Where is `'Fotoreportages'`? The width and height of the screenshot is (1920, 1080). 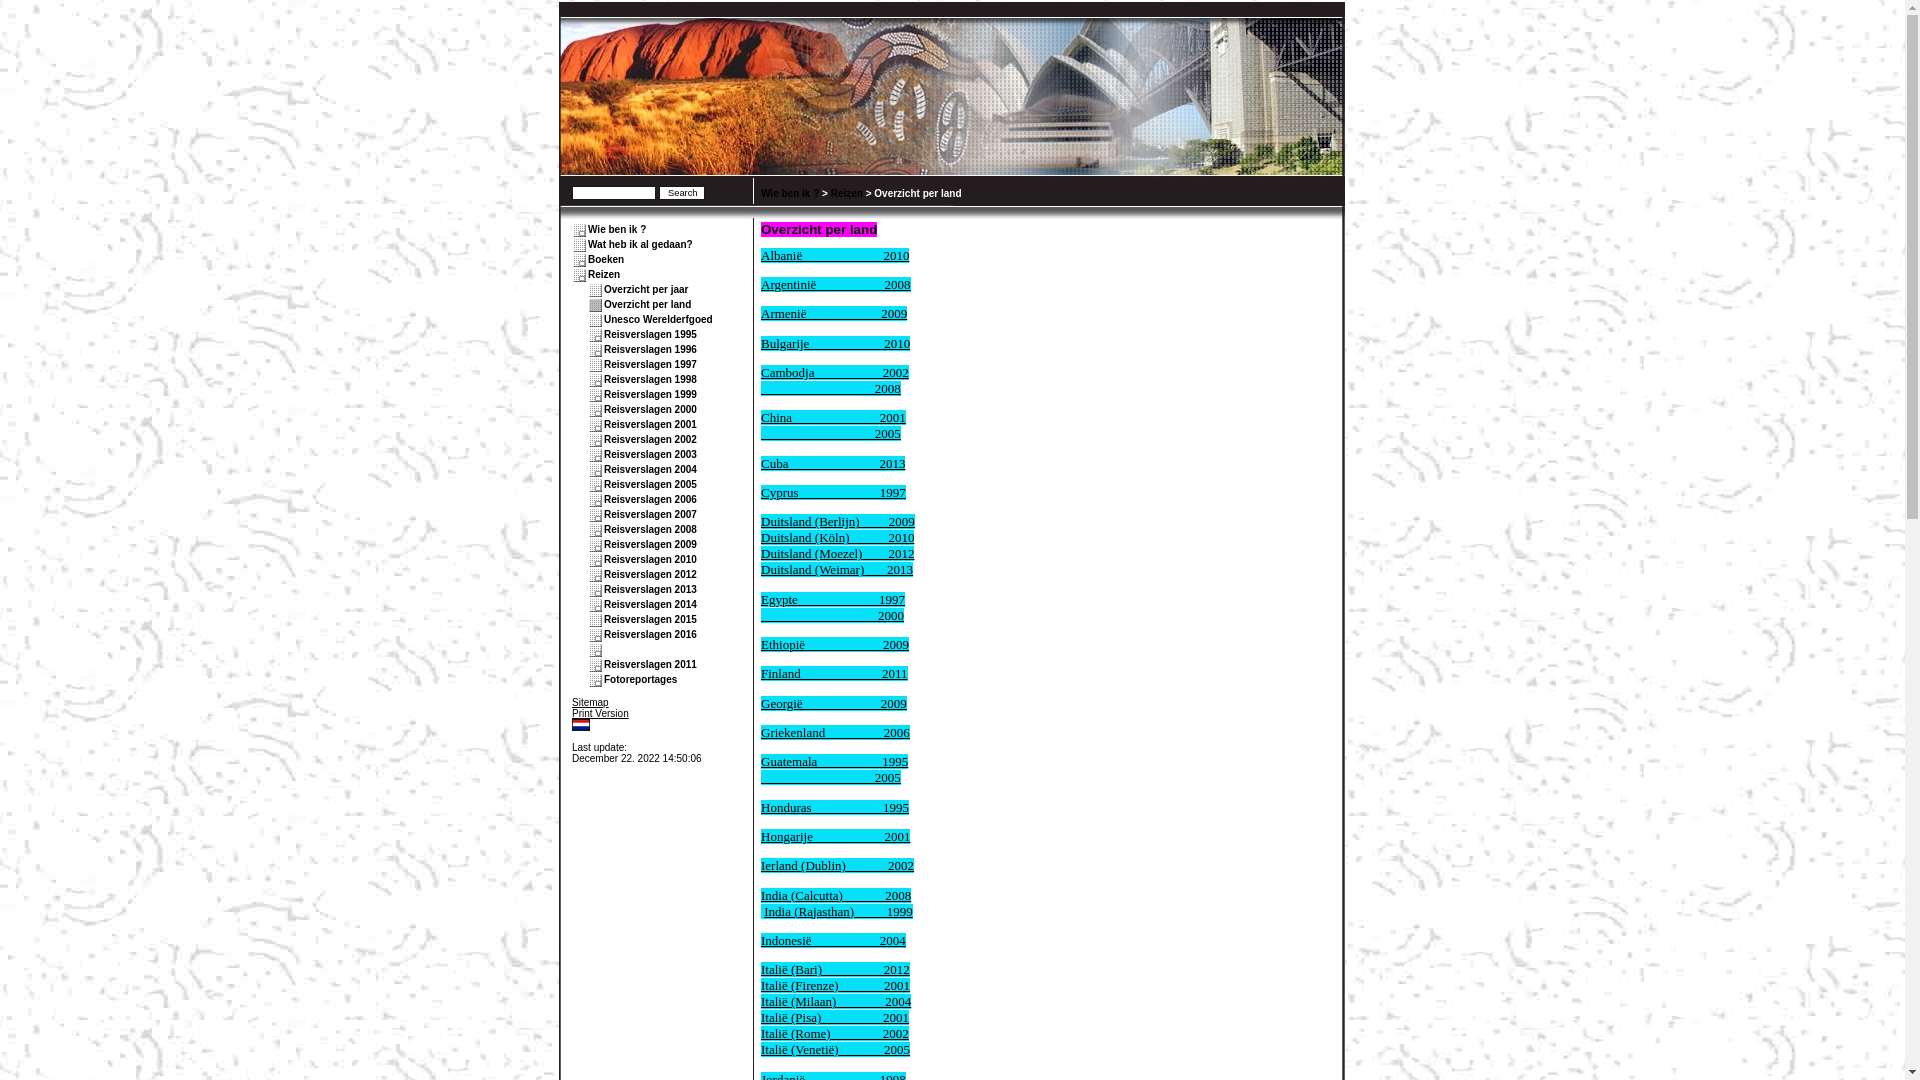
'Fotoreportages' is located at coordinates (640, 678).